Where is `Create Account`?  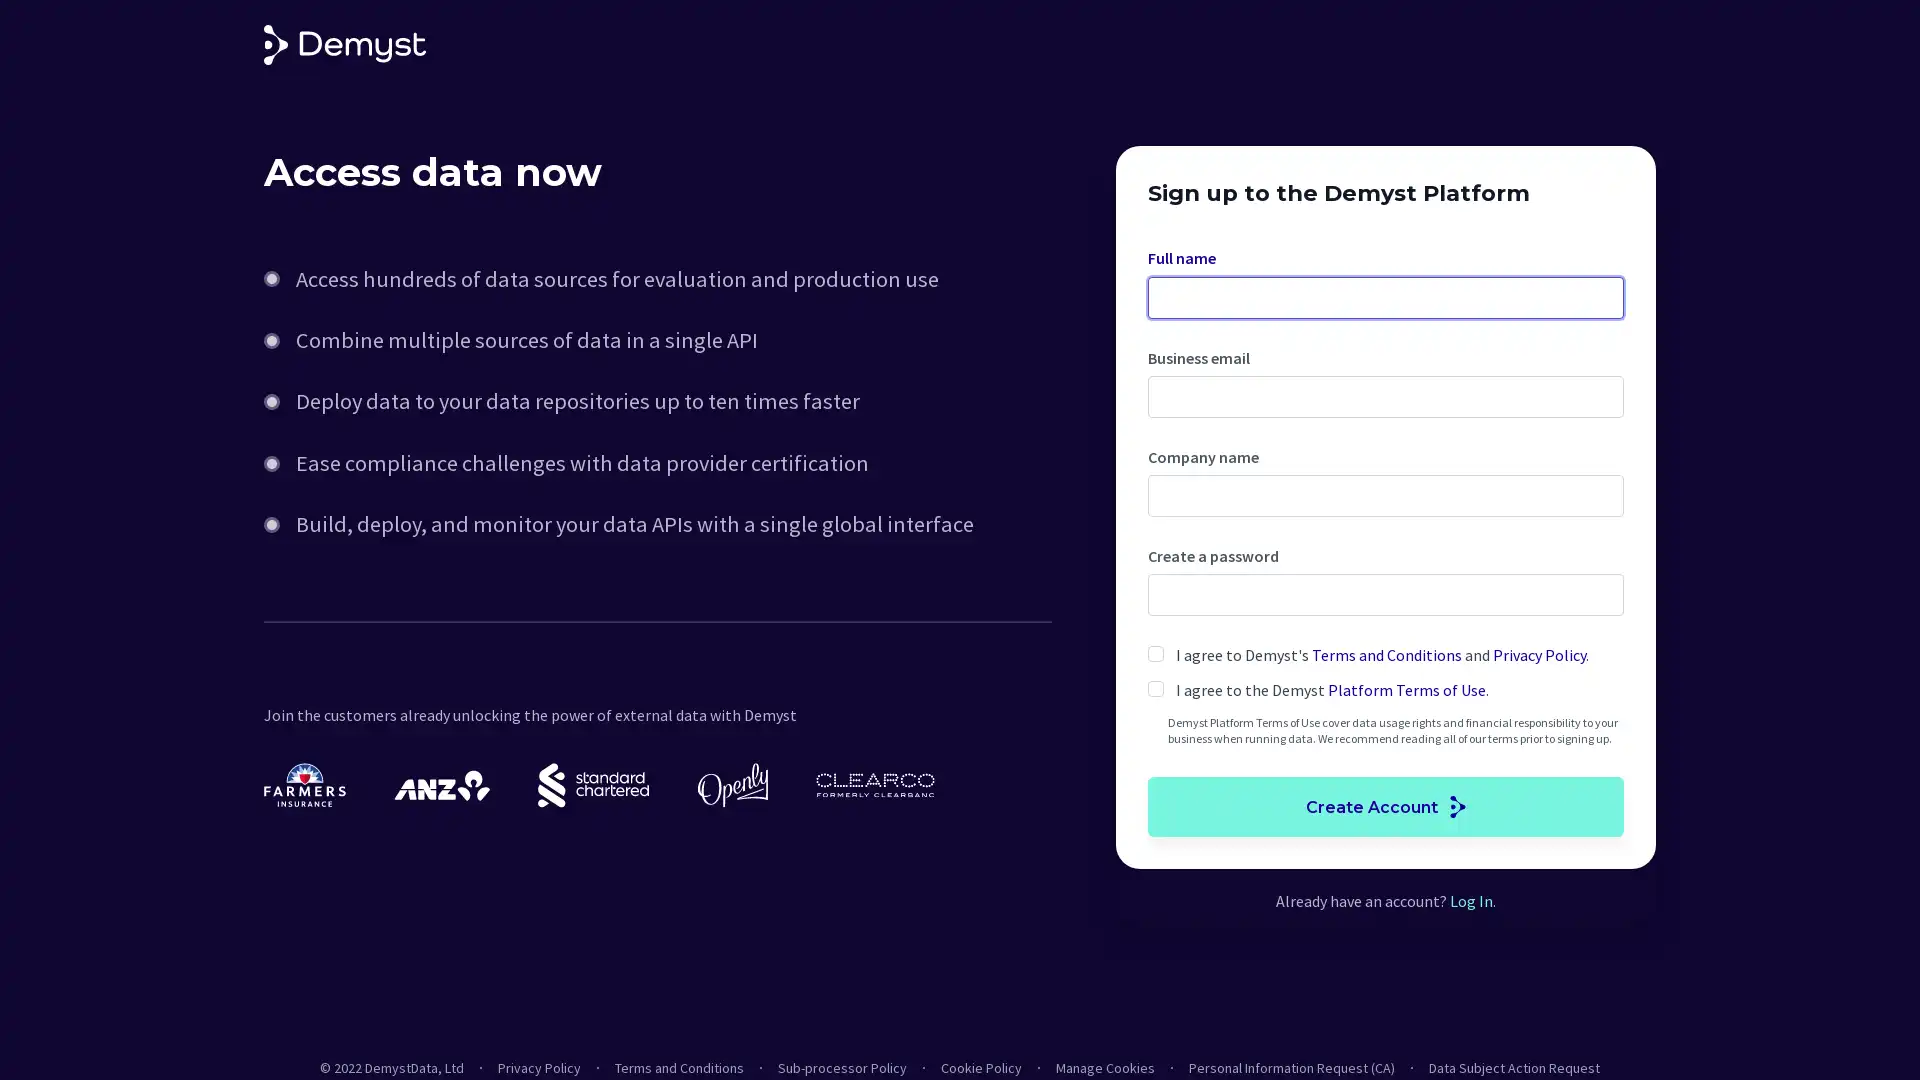 Create Account is located at coordinates (1385, 805).